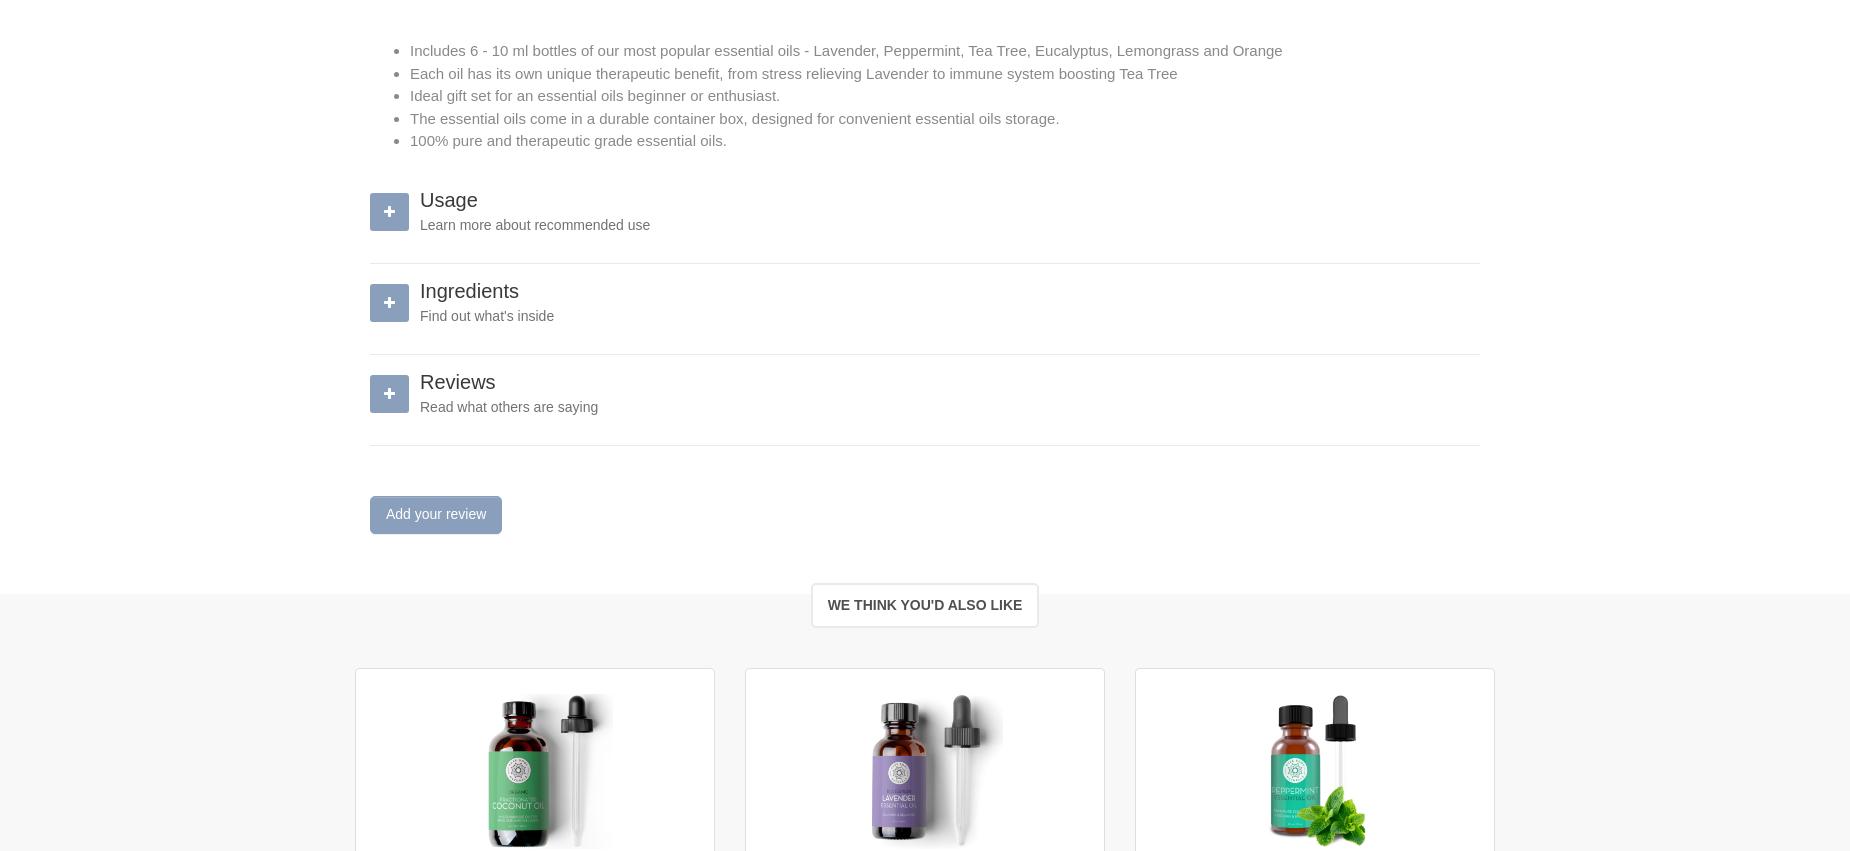 The image size is (1850, 851). Describe the element at coordinates (468, 290) in the screenshot. I see `'Ingredients'` at that location.